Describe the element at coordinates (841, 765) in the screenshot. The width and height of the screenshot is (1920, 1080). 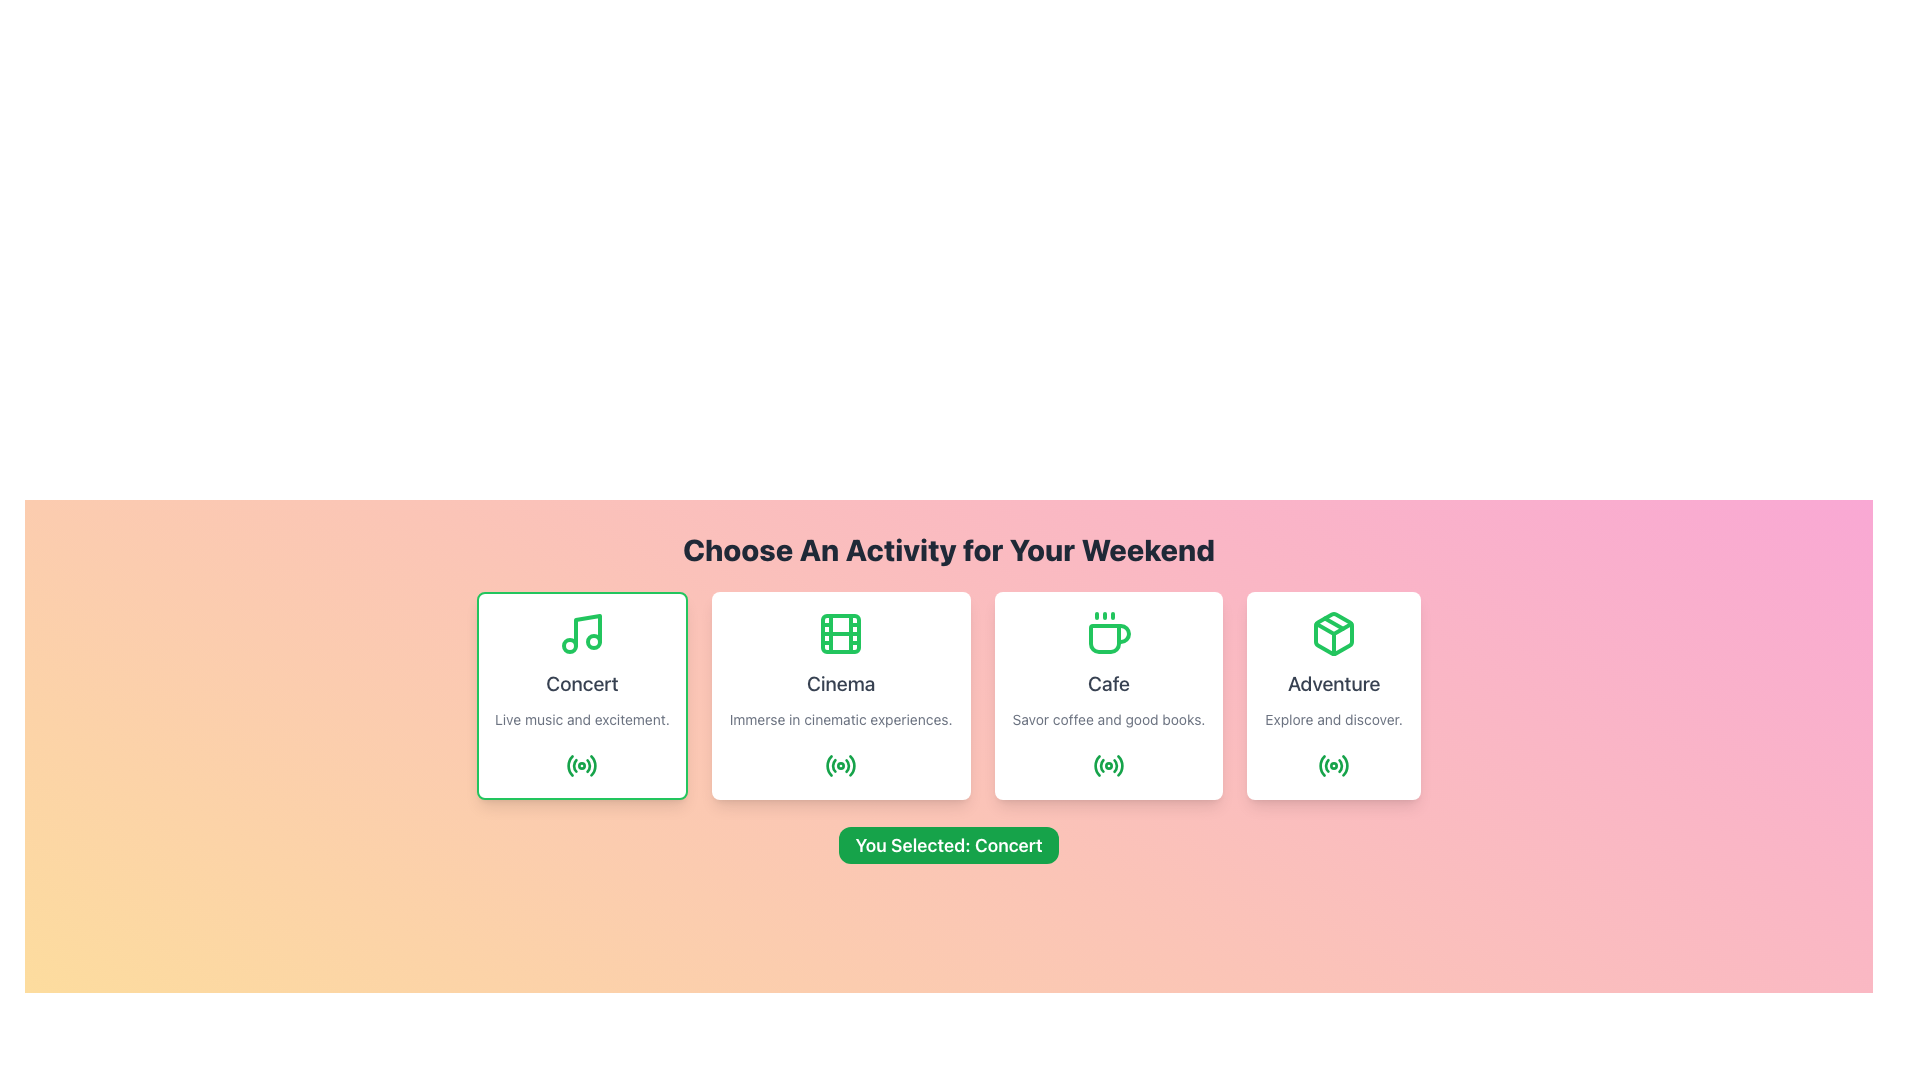
I see `the green radio-wave icon located at the bottom-center of the 'Cinema' card` at that location.